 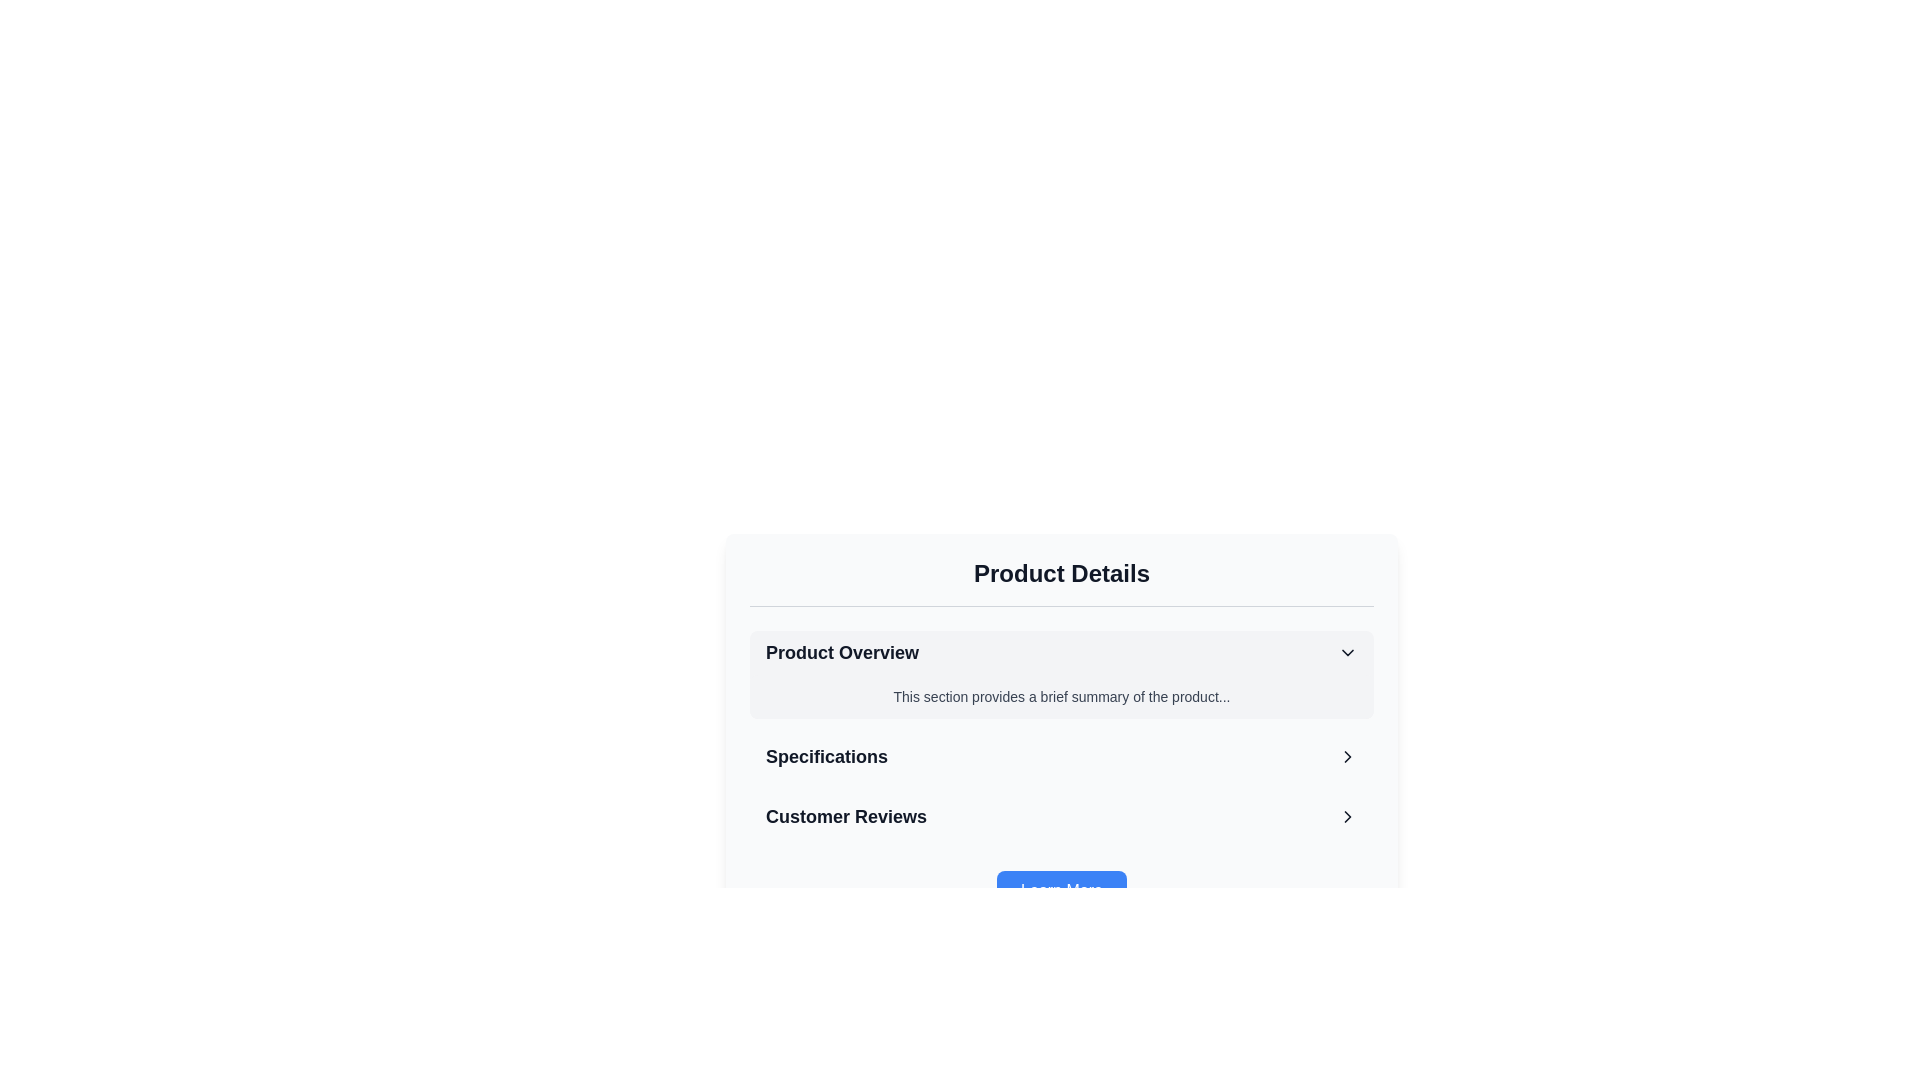 What do you see at coordinates (1348, 817) in the screenshot?
I see `the right-pointing chevron icon adjacent to 'Customer Reviews'` at bounding box center [1348, 817].